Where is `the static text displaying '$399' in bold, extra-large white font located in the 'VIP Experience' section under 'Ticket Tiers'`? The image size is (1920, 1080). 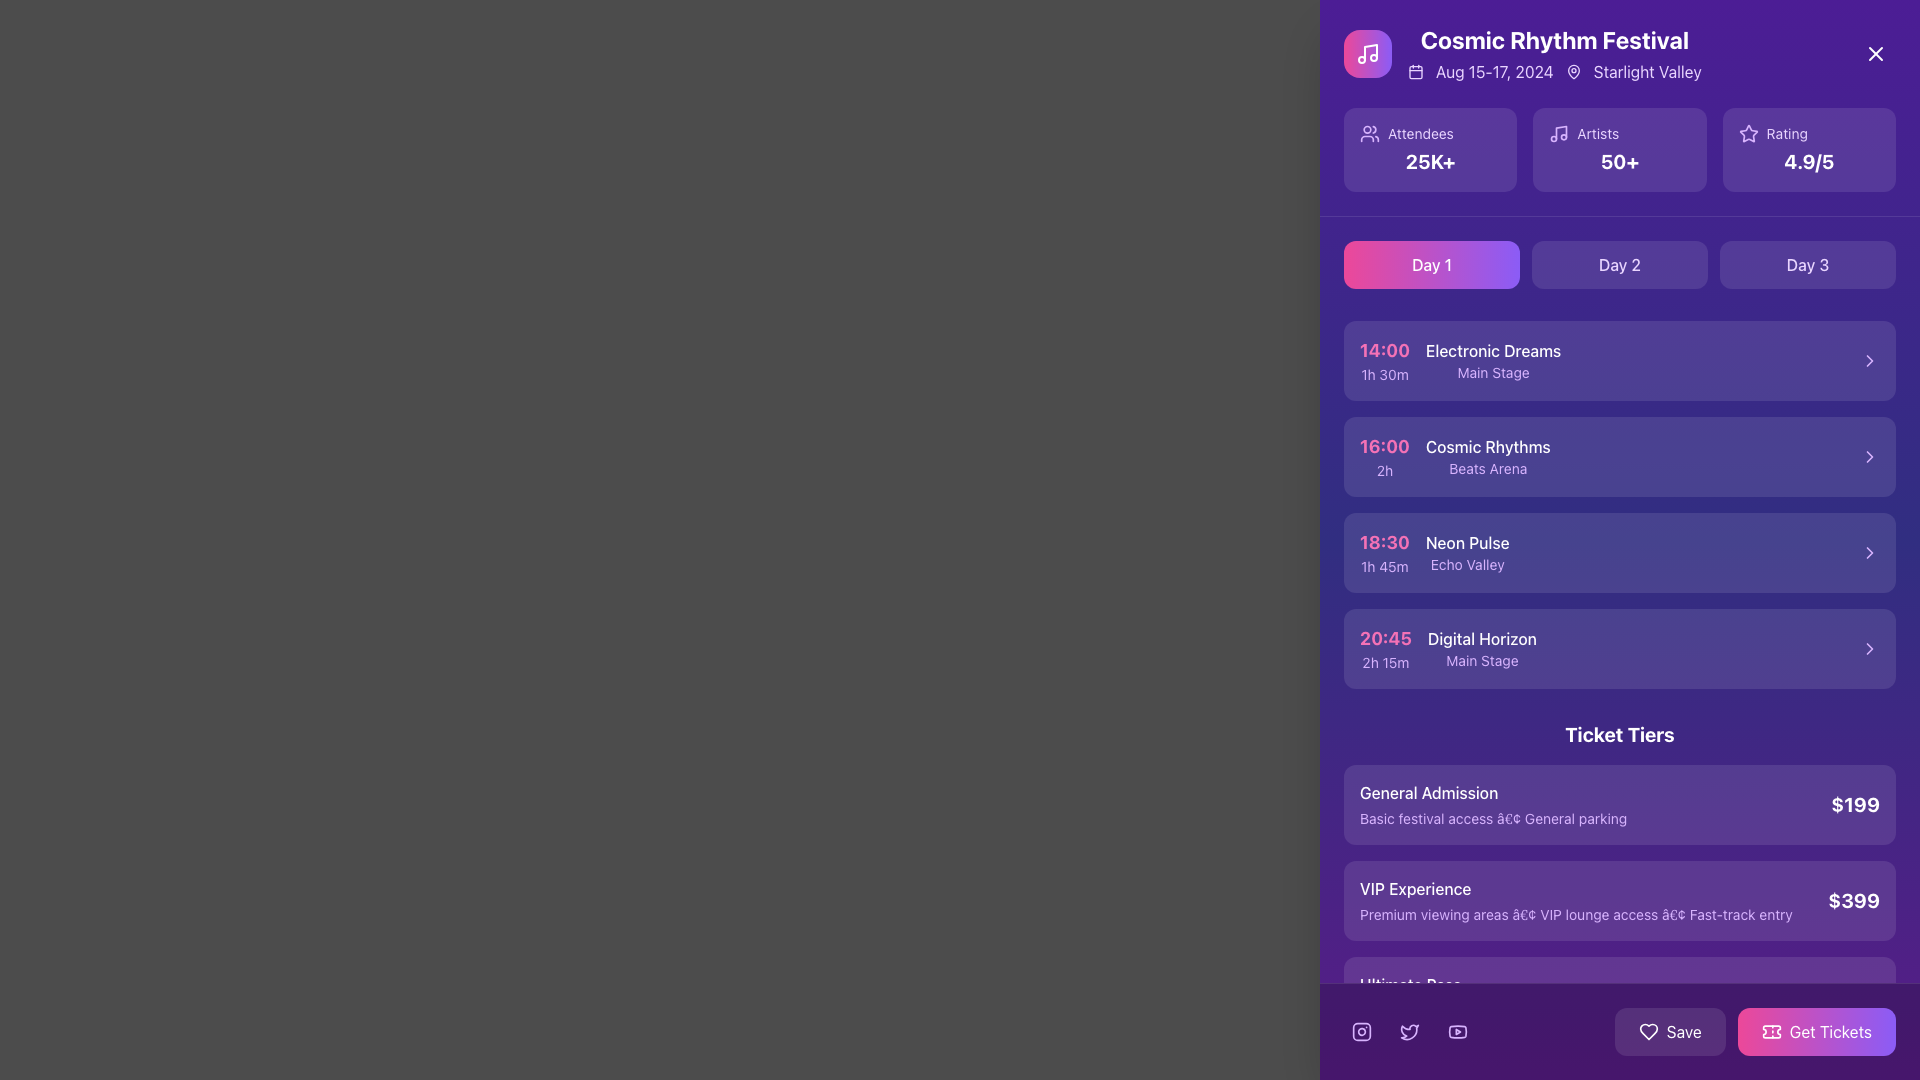
the static text displaying '$399' in bold, extra-large white font located in the 'VIP Experience' section under 'Ticket Tiers' is located at coordinates (1853, 901).